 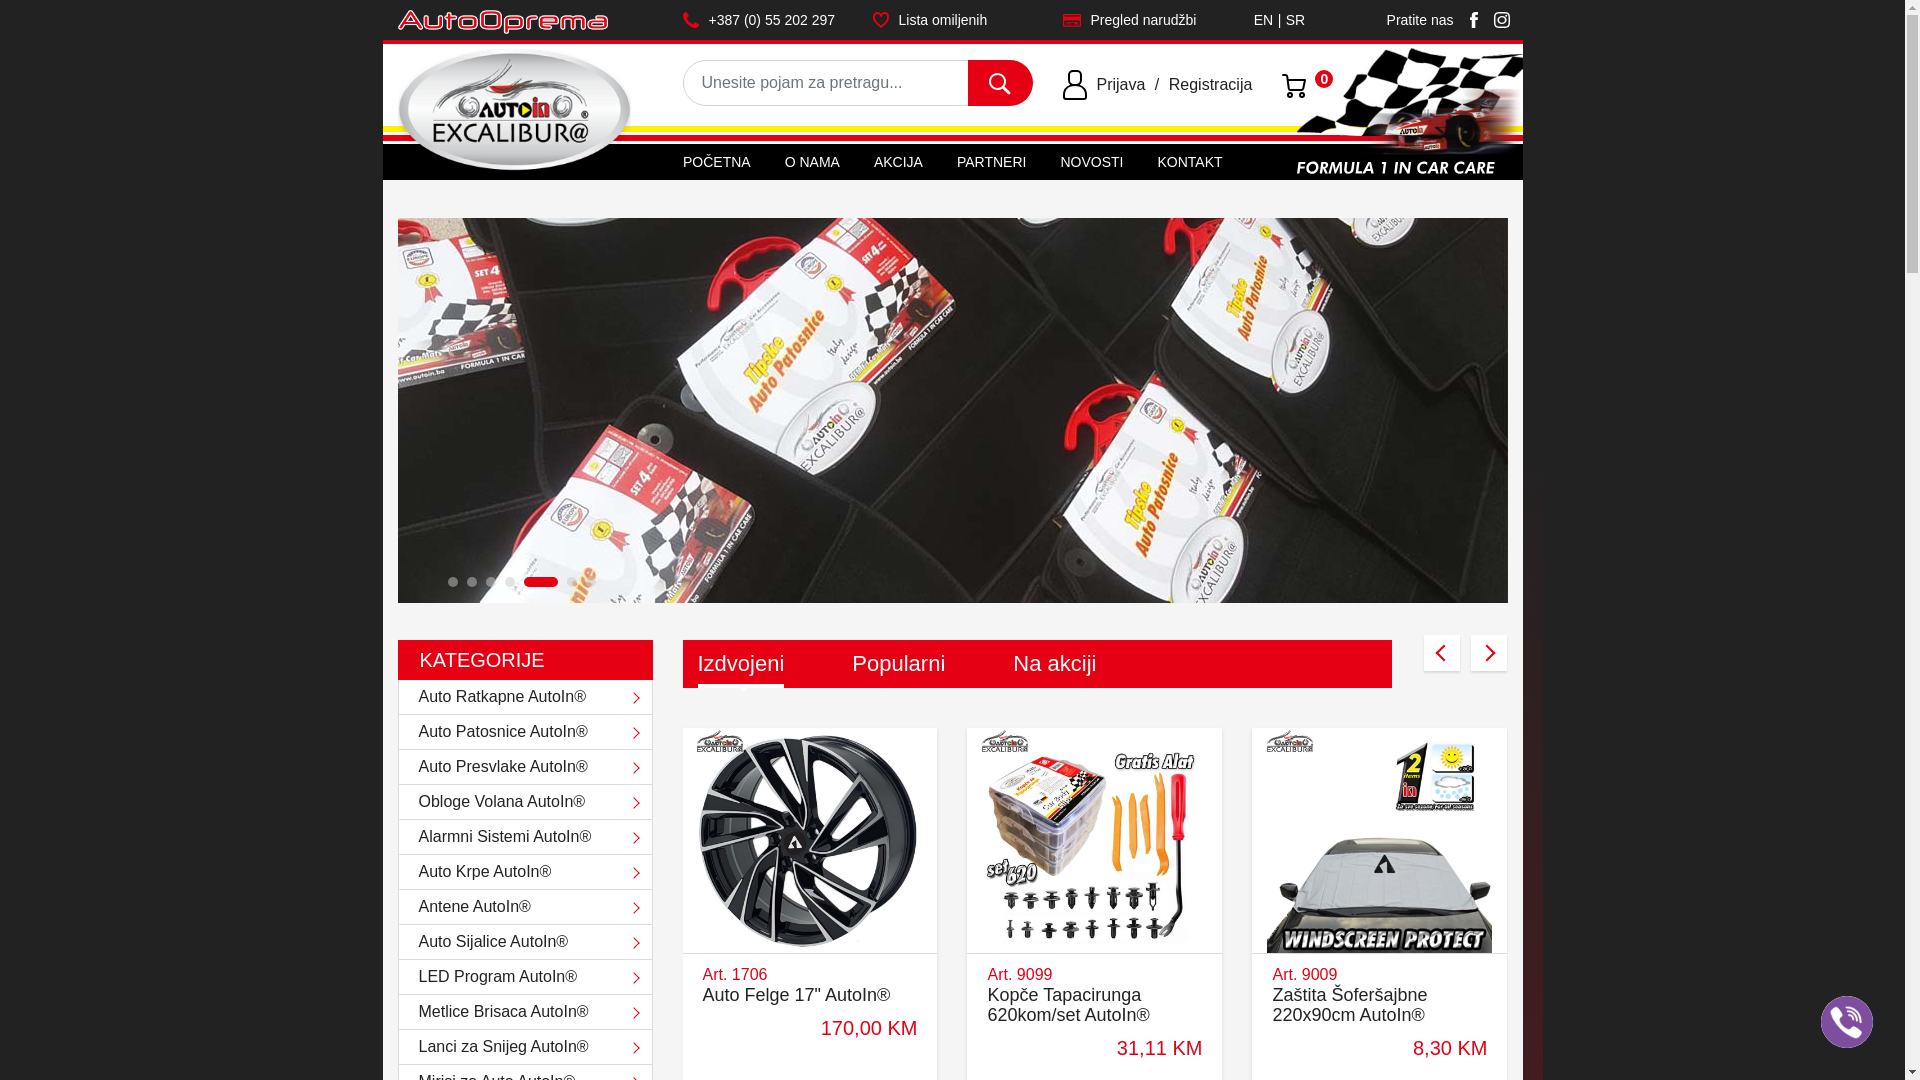 I want to click on 'Na akciji', so click(x=1053, y=663).